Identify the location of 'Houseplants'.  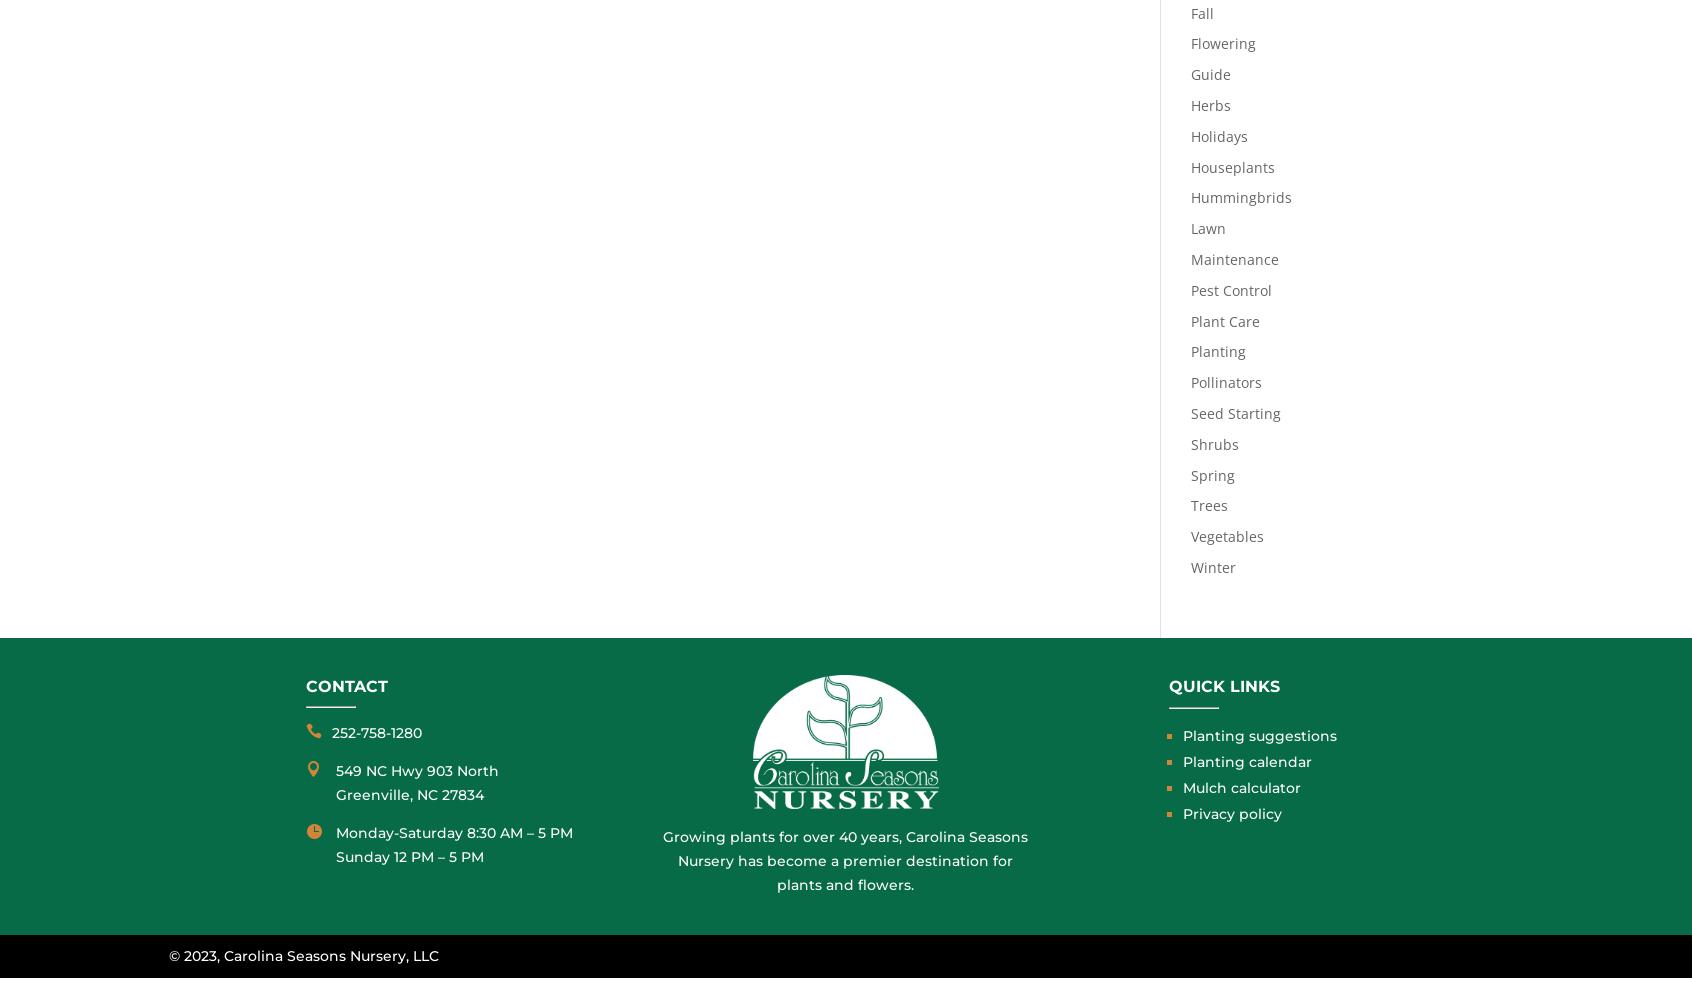
(1188, 166).